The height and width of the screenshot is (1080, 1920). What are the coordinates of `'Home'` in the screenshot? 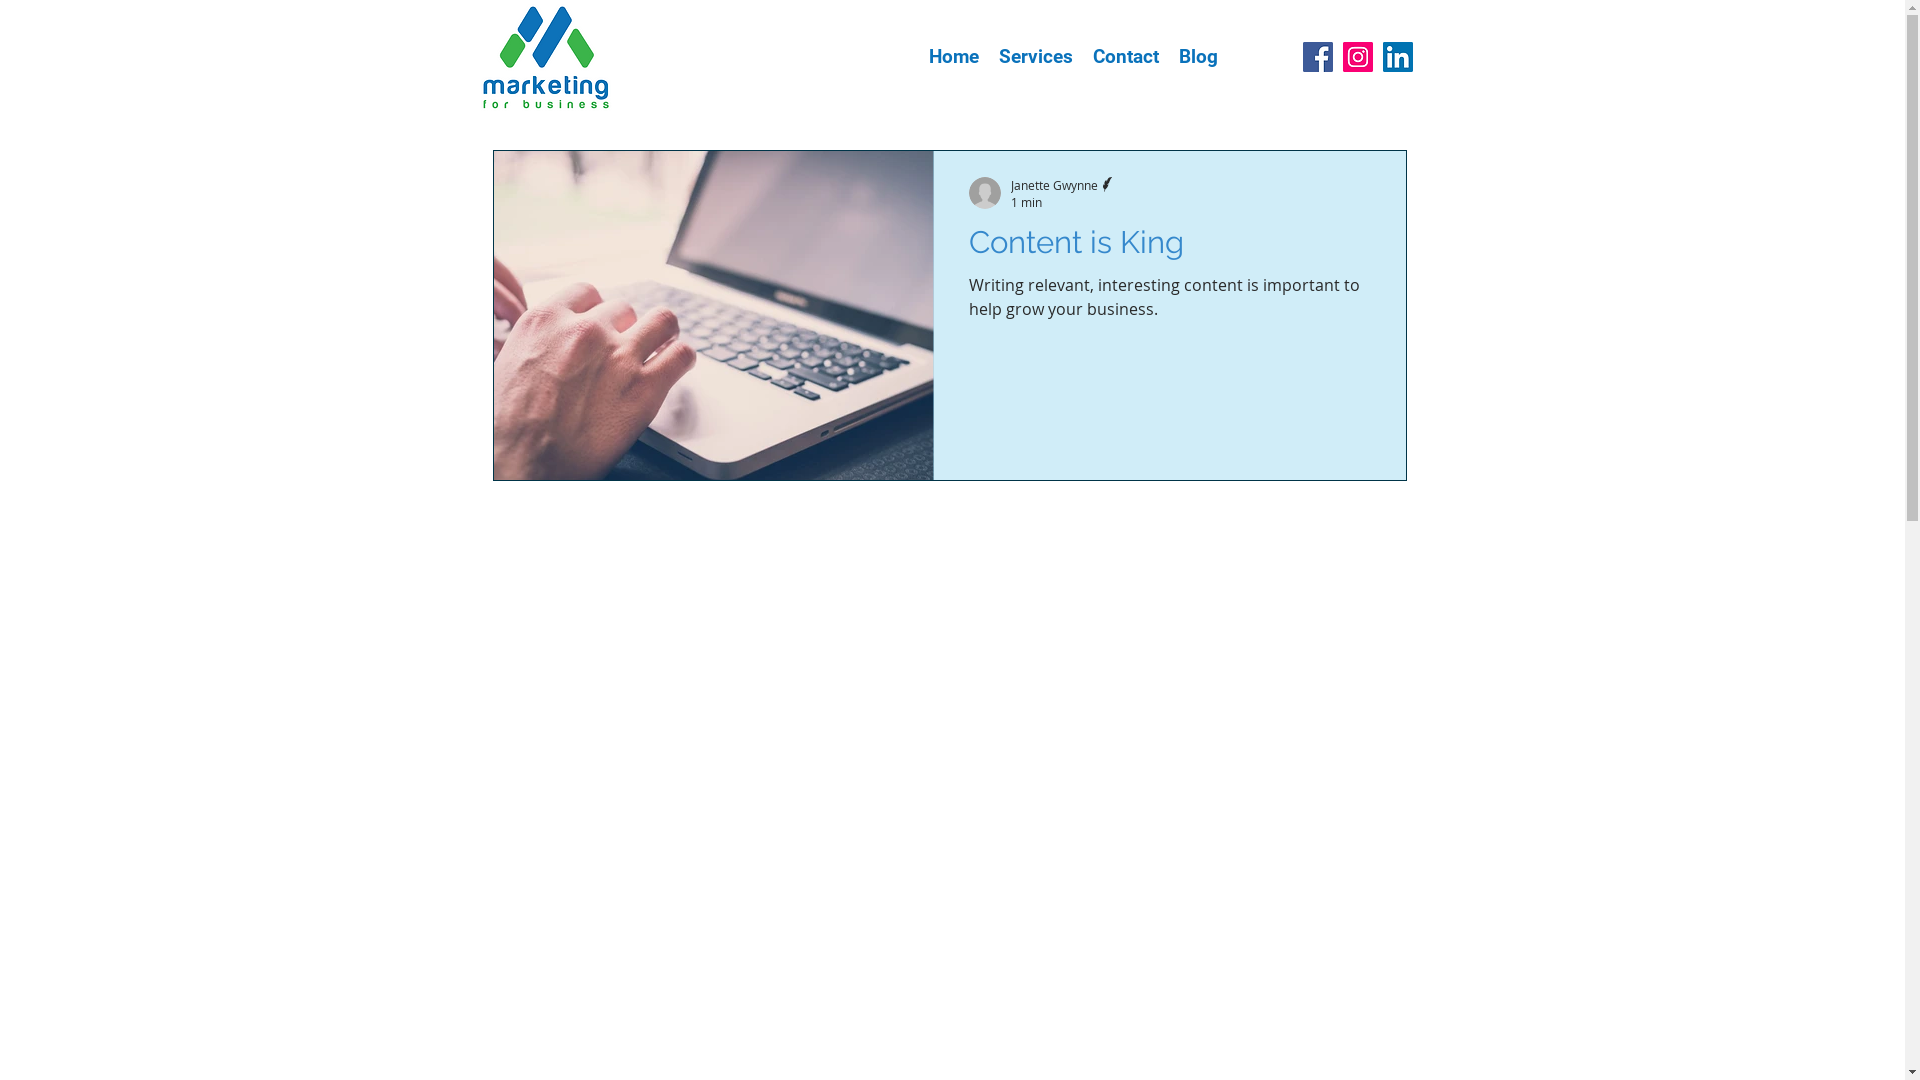 It's located at (952, 56).